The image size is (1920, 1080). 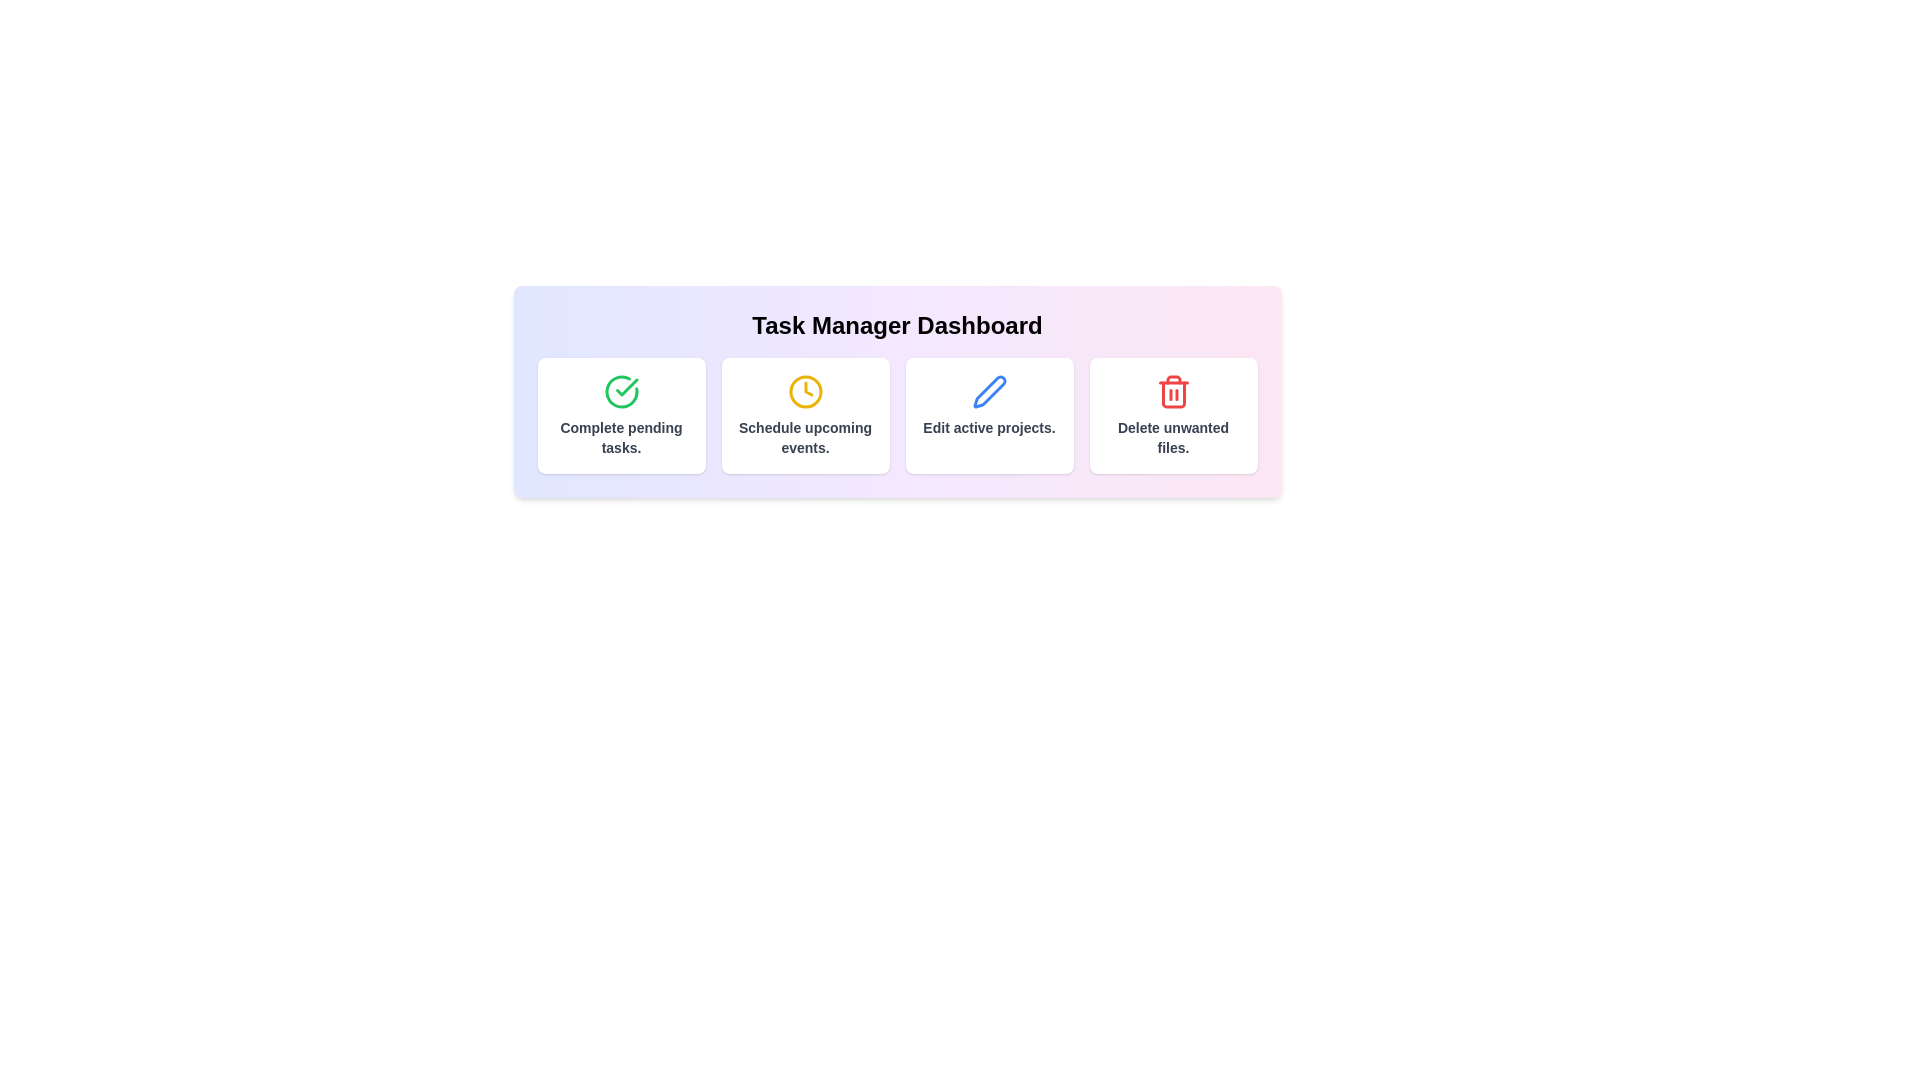 I want to click on the yellow circular clock icon, which is part of the task management dashboard, so click(x=808, y=389).